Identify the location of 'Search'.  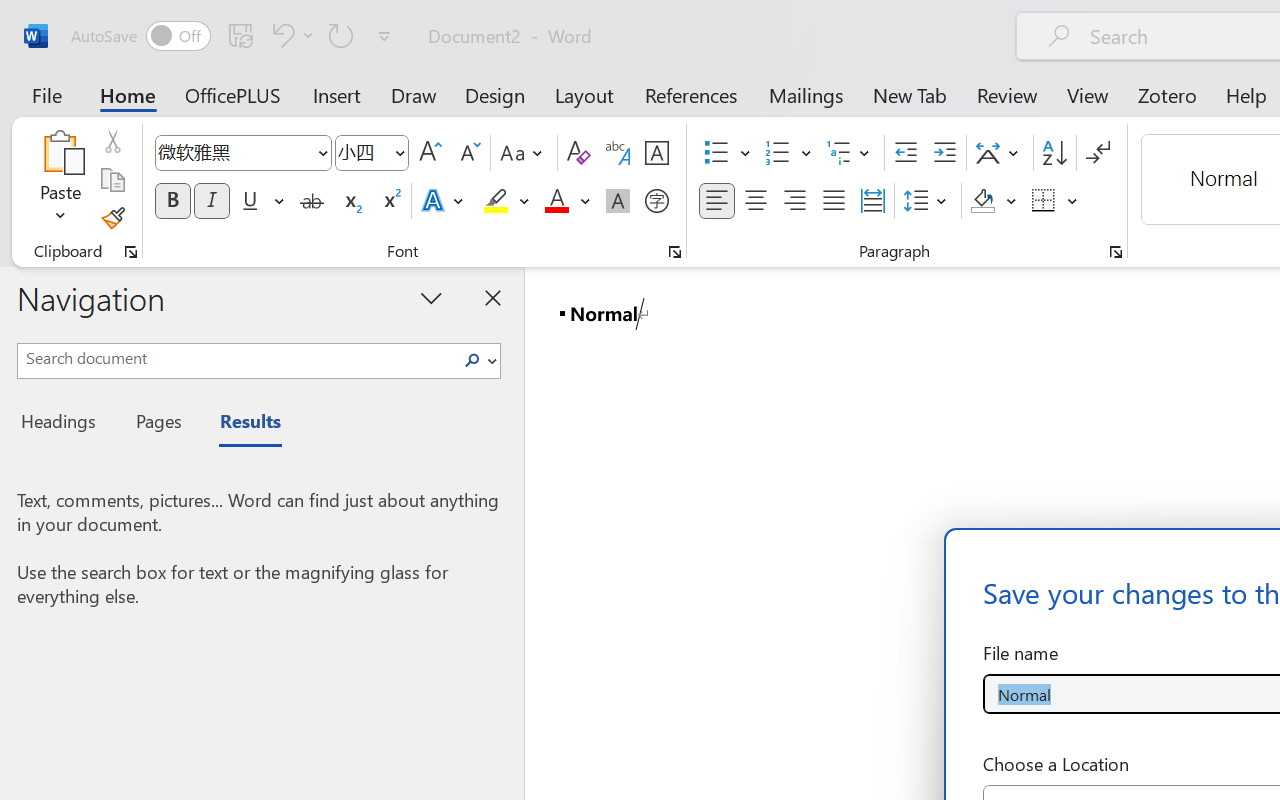
(477, 360).